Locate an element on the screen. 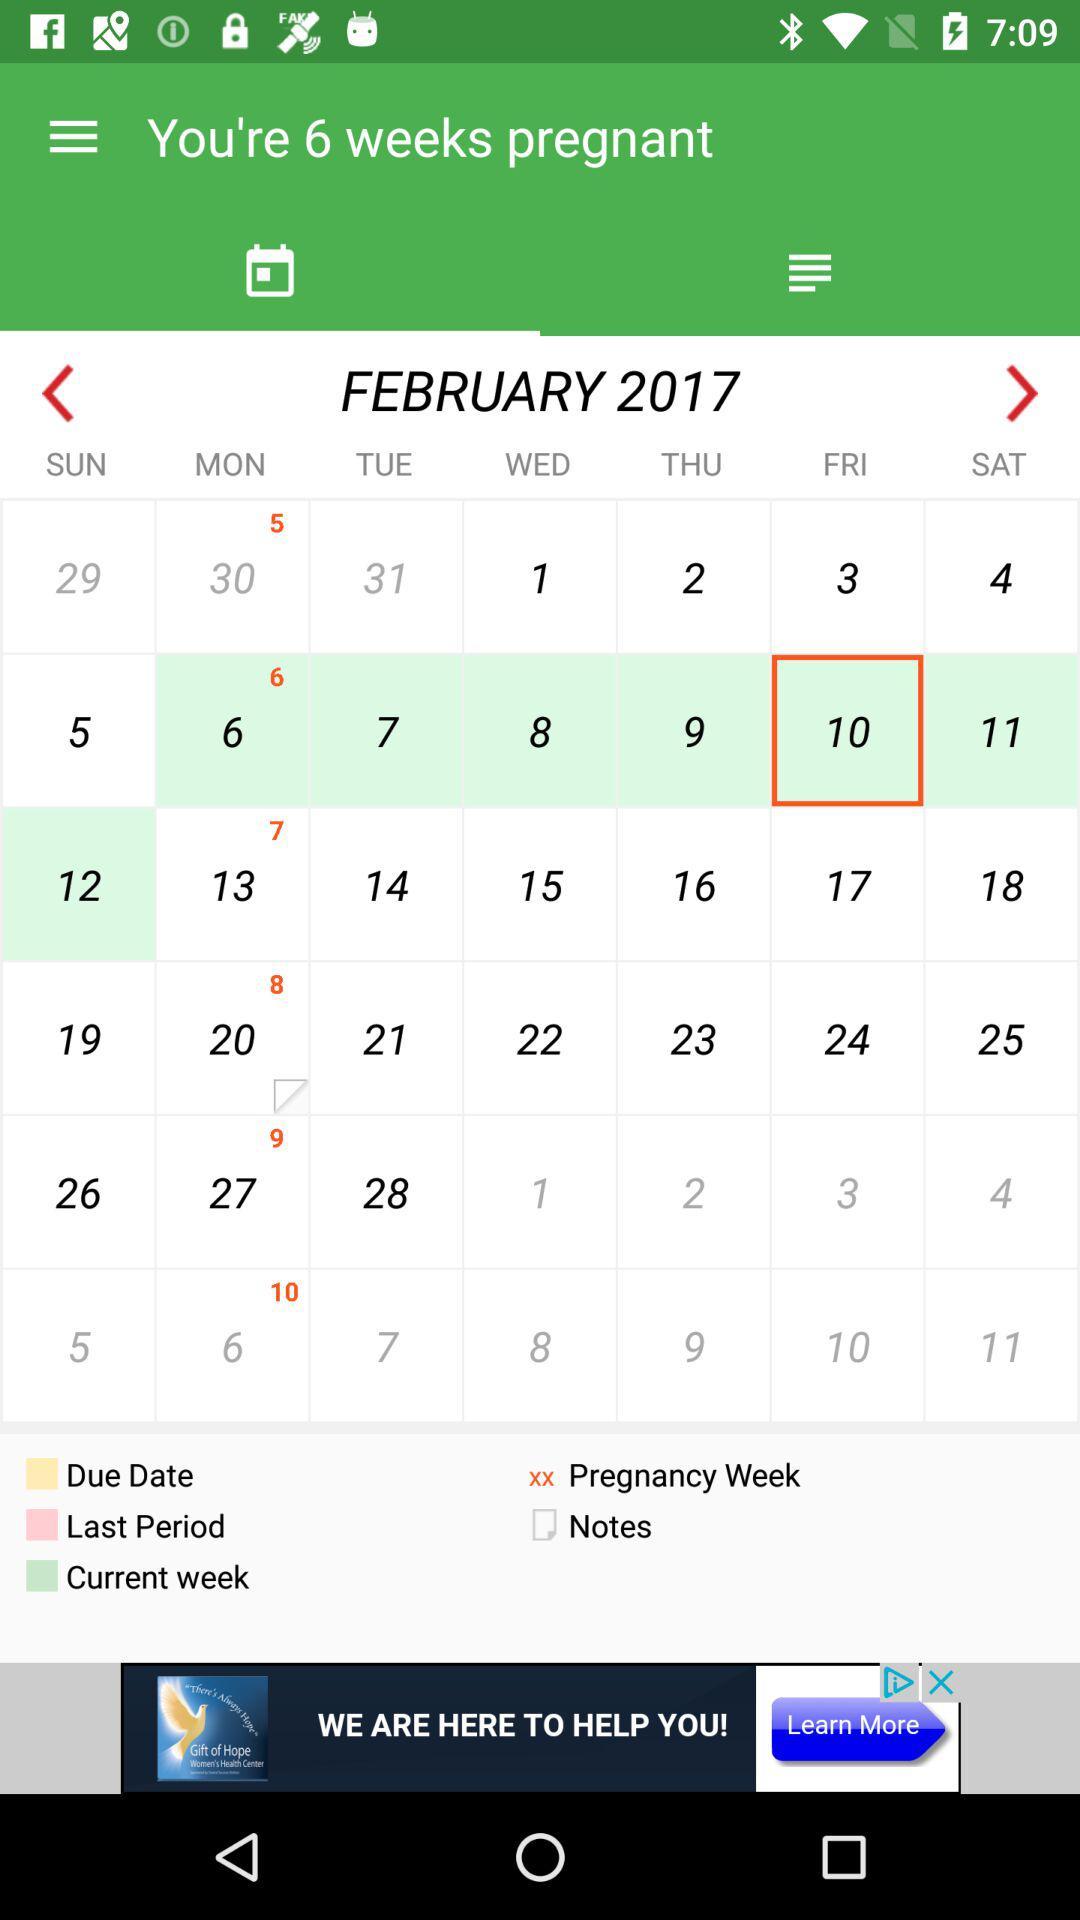  go back is located at coordinates (56, 393).